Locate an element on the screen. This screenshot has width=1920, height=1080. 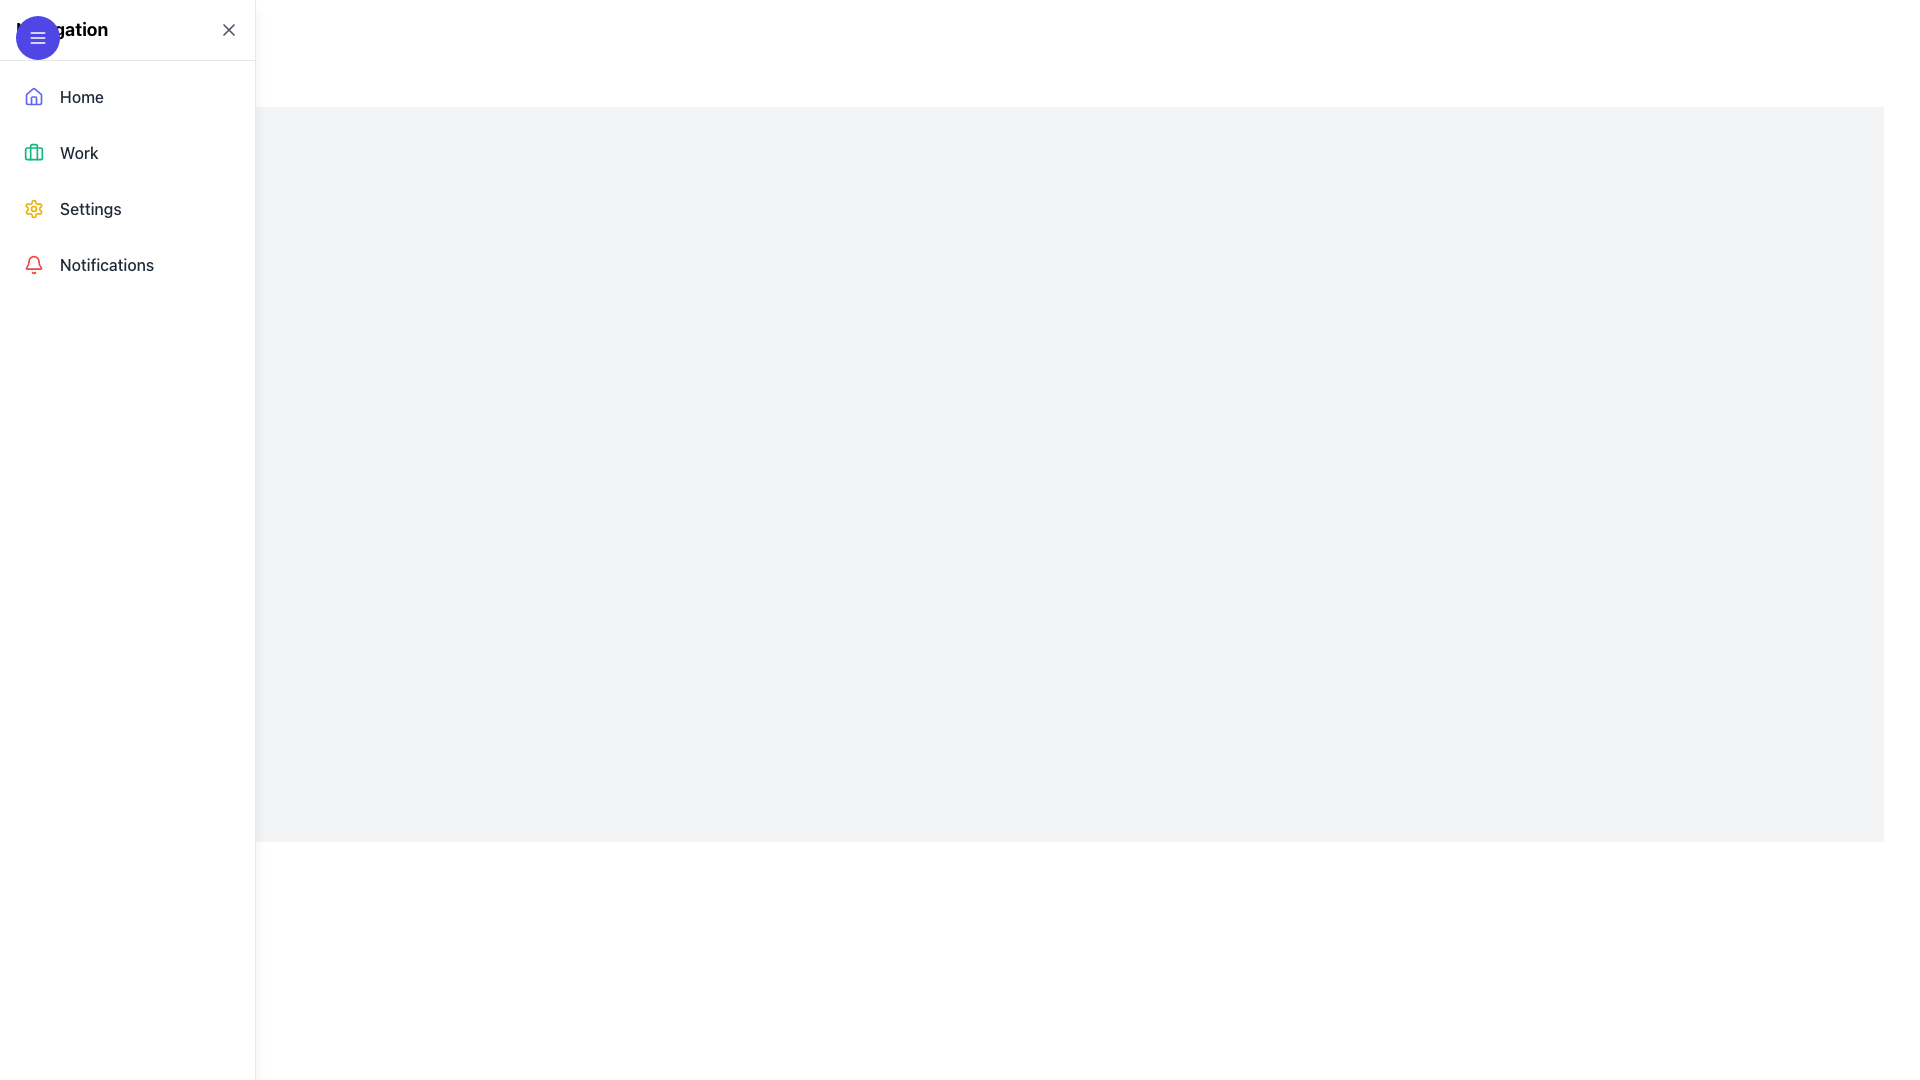
the SVG rectangle that represents the briefcase icon in the 'Work' option of the navigation menu, which is the second option from the top is located at coordinates (33, 152).